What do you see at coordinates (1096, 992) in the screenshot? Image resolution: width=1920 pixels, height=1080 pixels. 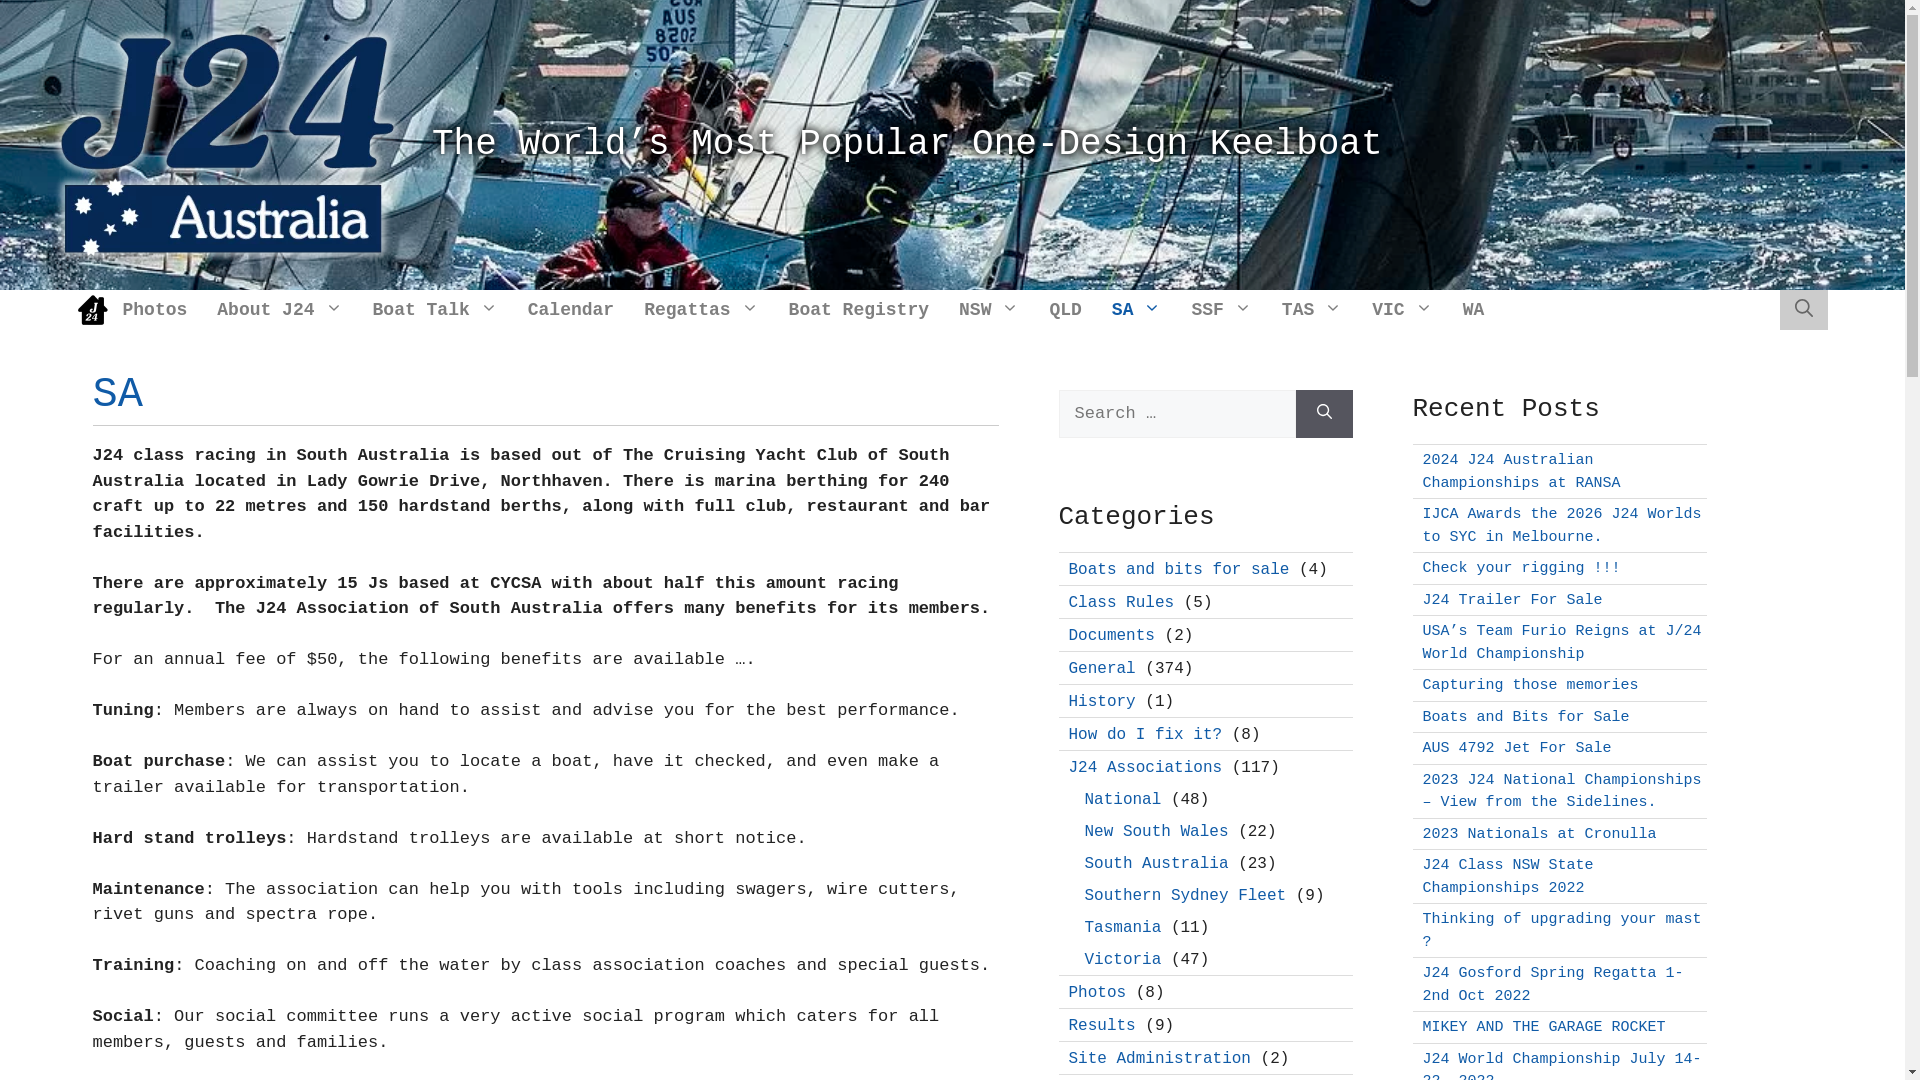 I see `'Photos'` at bounding box center [1096, 992].